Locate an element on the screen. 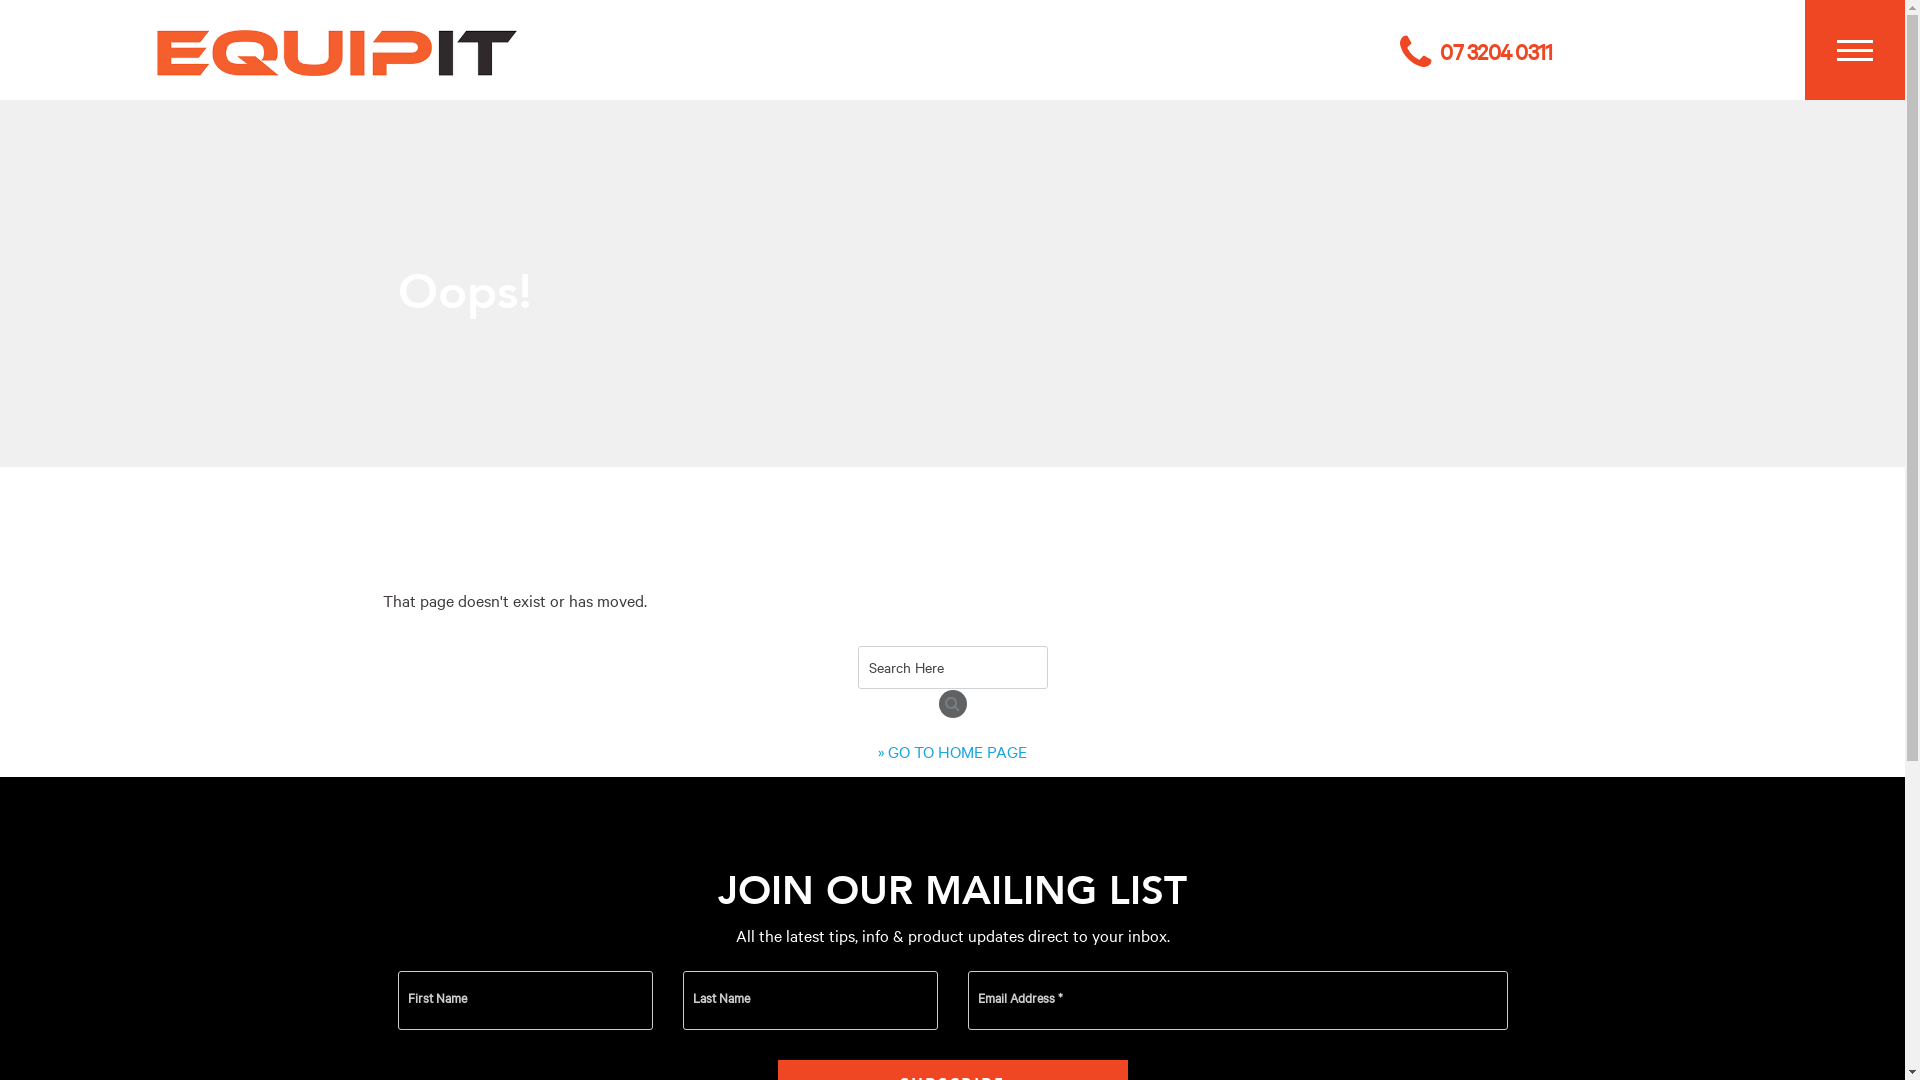 The height and width of the screenshot is (1080, 1920). '07 3204 0311' is located at coordinates (1476, 50).